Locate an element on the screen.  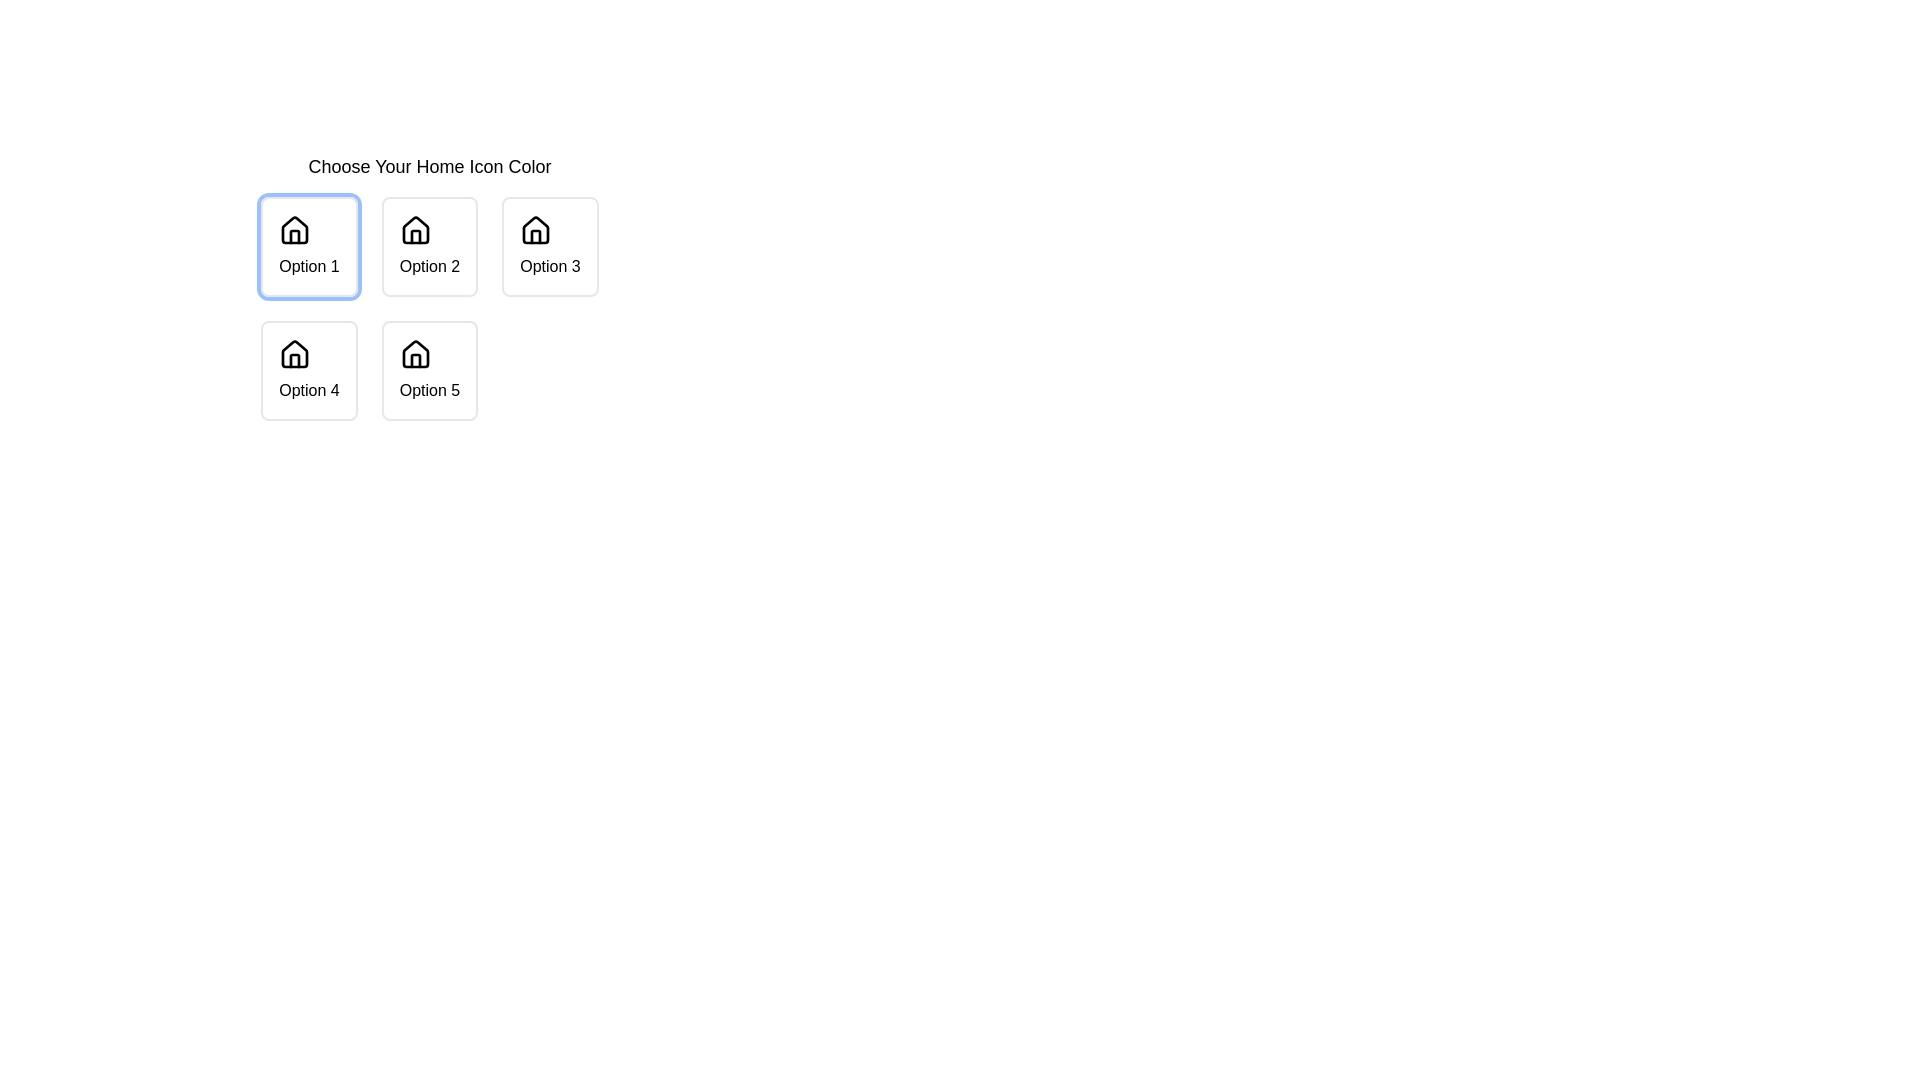
the selectable button representing 'Option 1' with the blue home icon for accessibility navigation is located at coordinates (308, 245).